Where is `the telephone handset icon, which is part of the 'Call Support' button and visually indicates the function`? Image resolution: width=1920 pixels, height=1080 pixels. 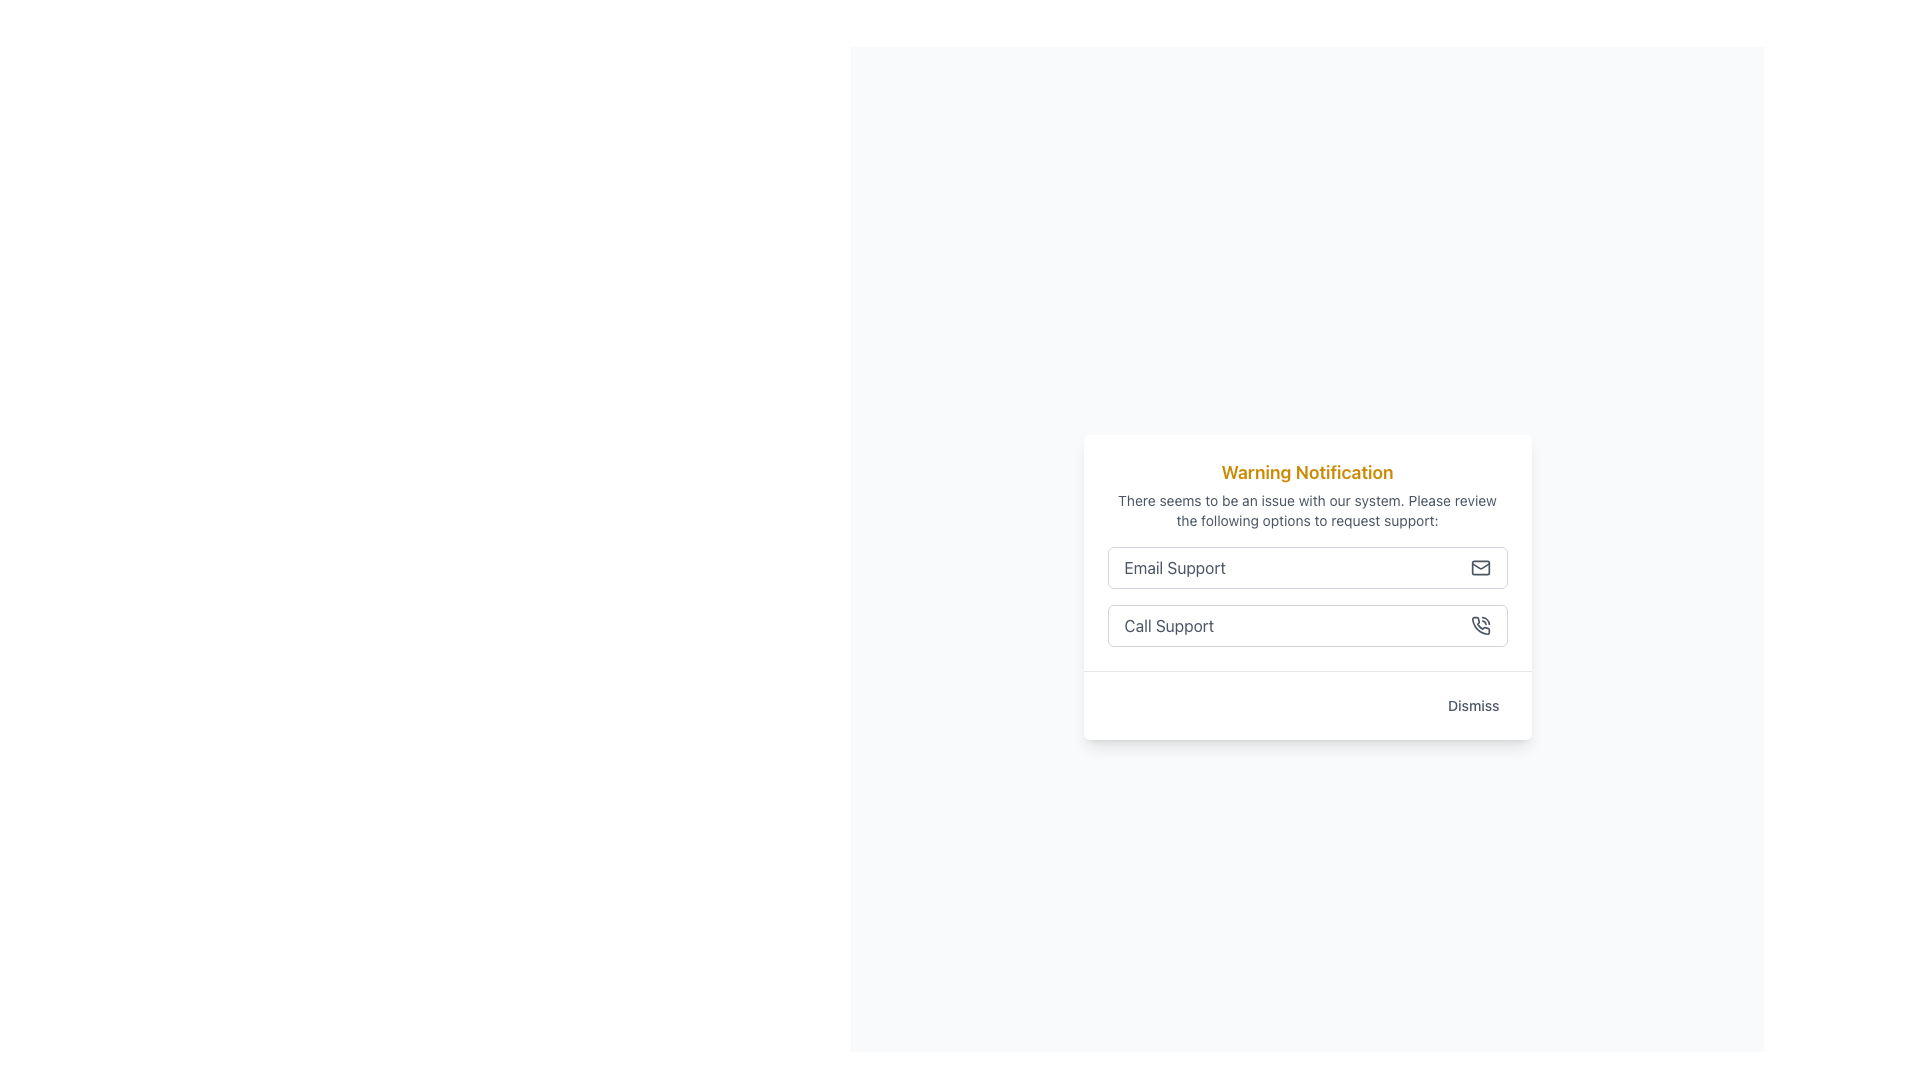 the telephone handset icon, which is part of the 'Call Support' button and visually indicates the function is located at coordinates (1480, 624).